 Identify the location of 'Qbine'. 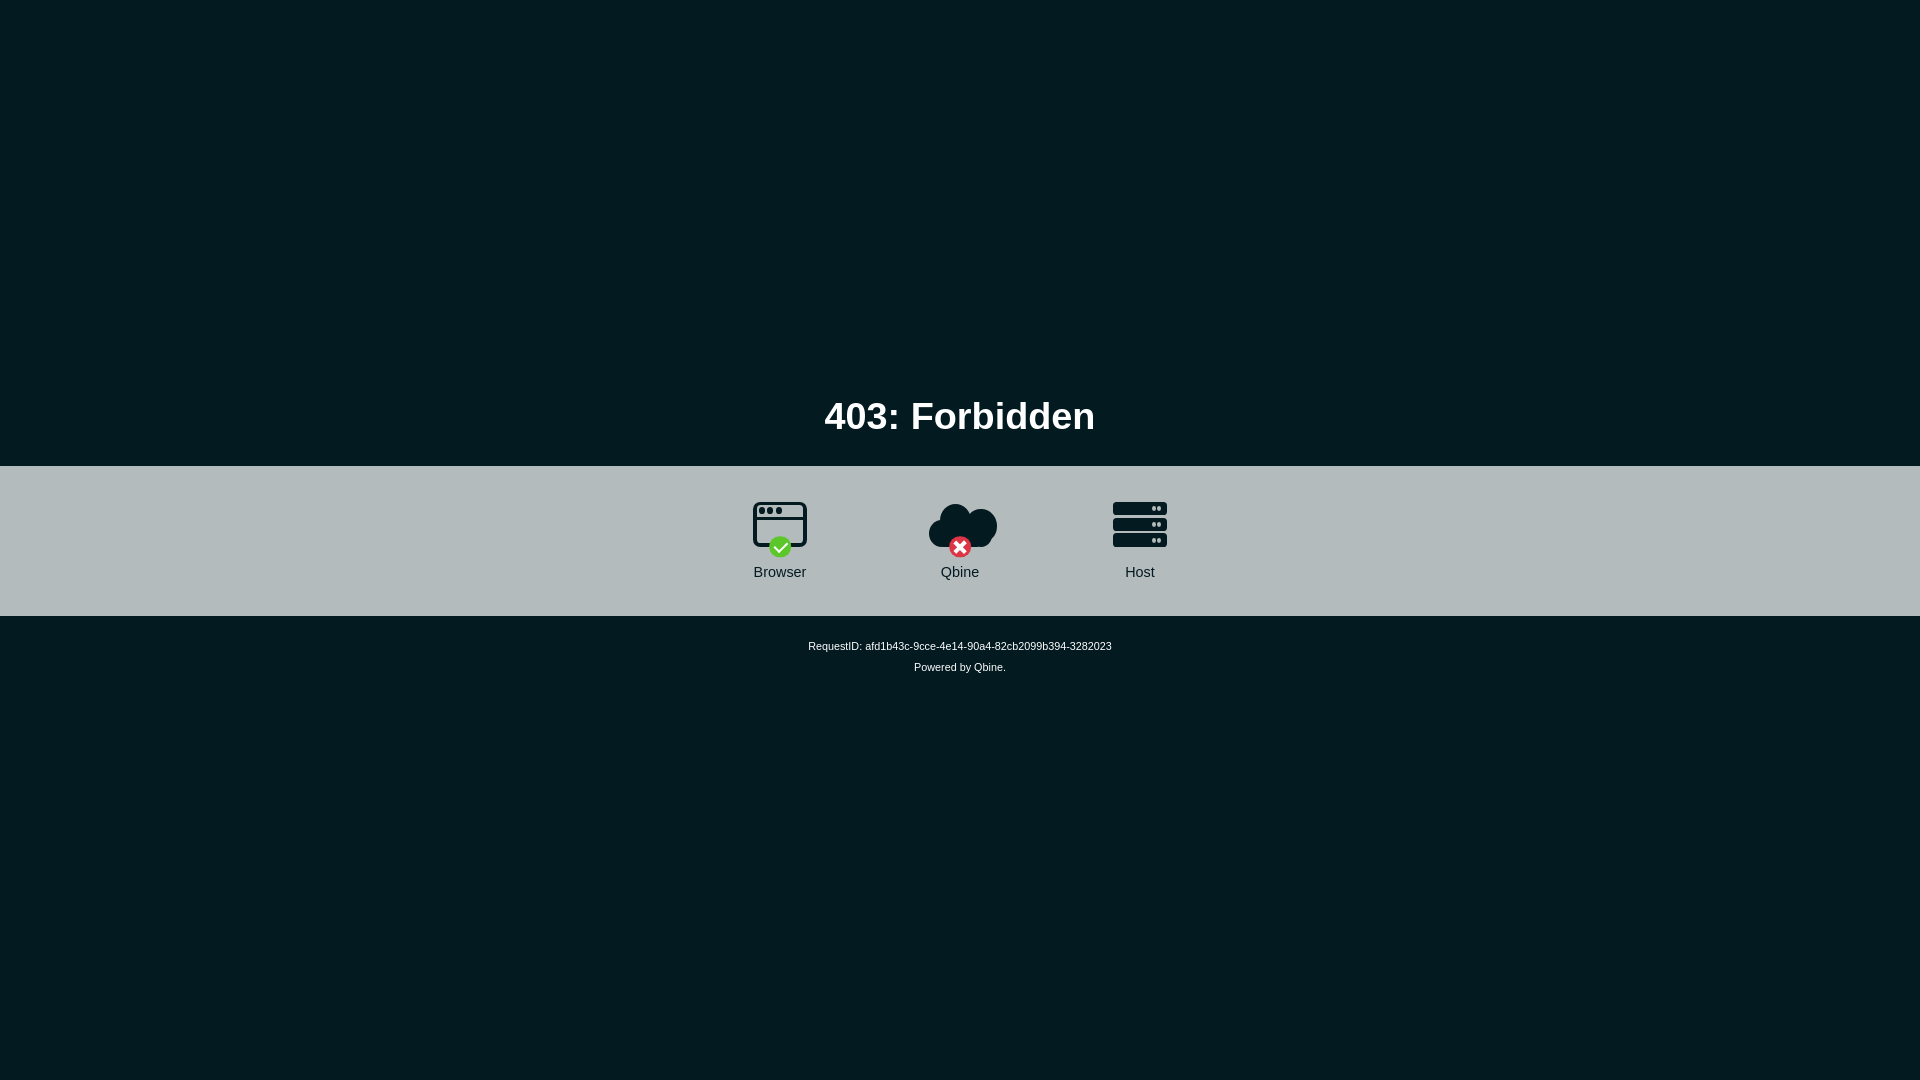
(988, 667).